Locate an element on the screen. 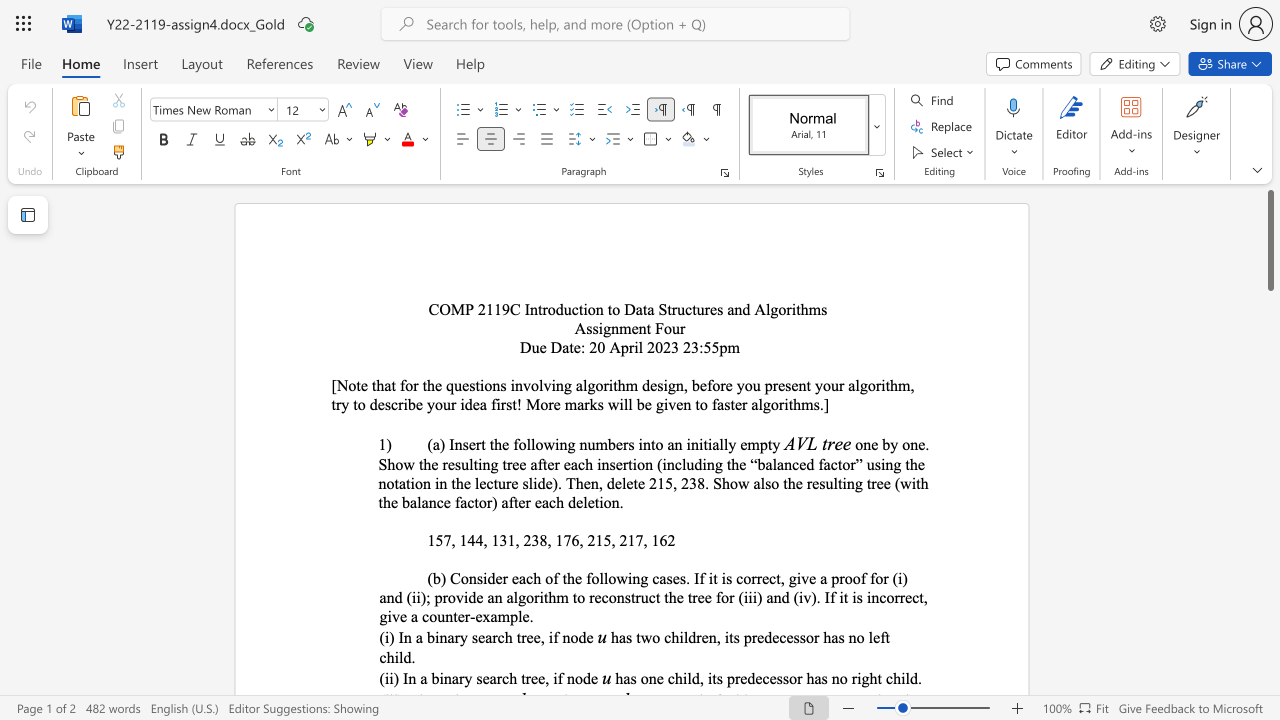  the scrollbar on the right to move the page downward is located at coordinates (1269, 480).